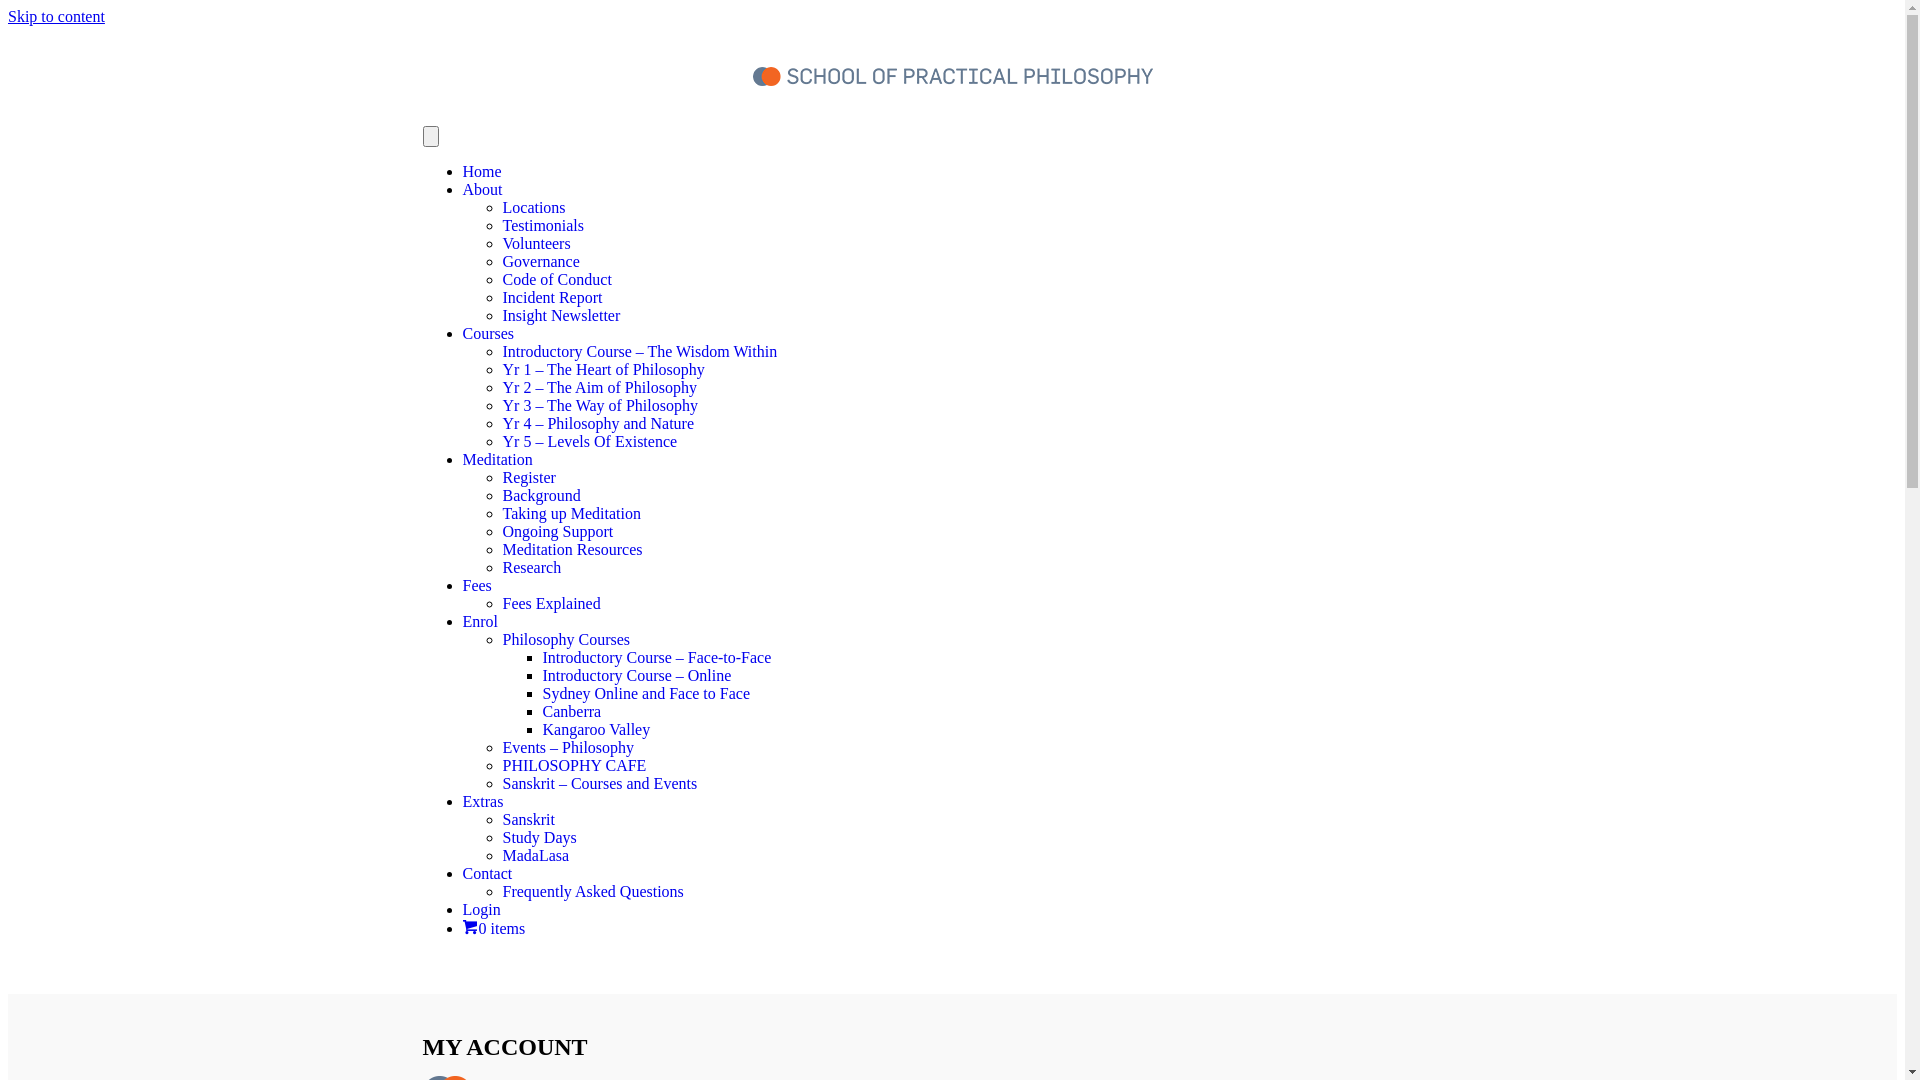 The width and height of the screenshot is (1920, 1080). Describe the element at coordinates (460, 909) in the screenshot. I see `'Login'` at that location.